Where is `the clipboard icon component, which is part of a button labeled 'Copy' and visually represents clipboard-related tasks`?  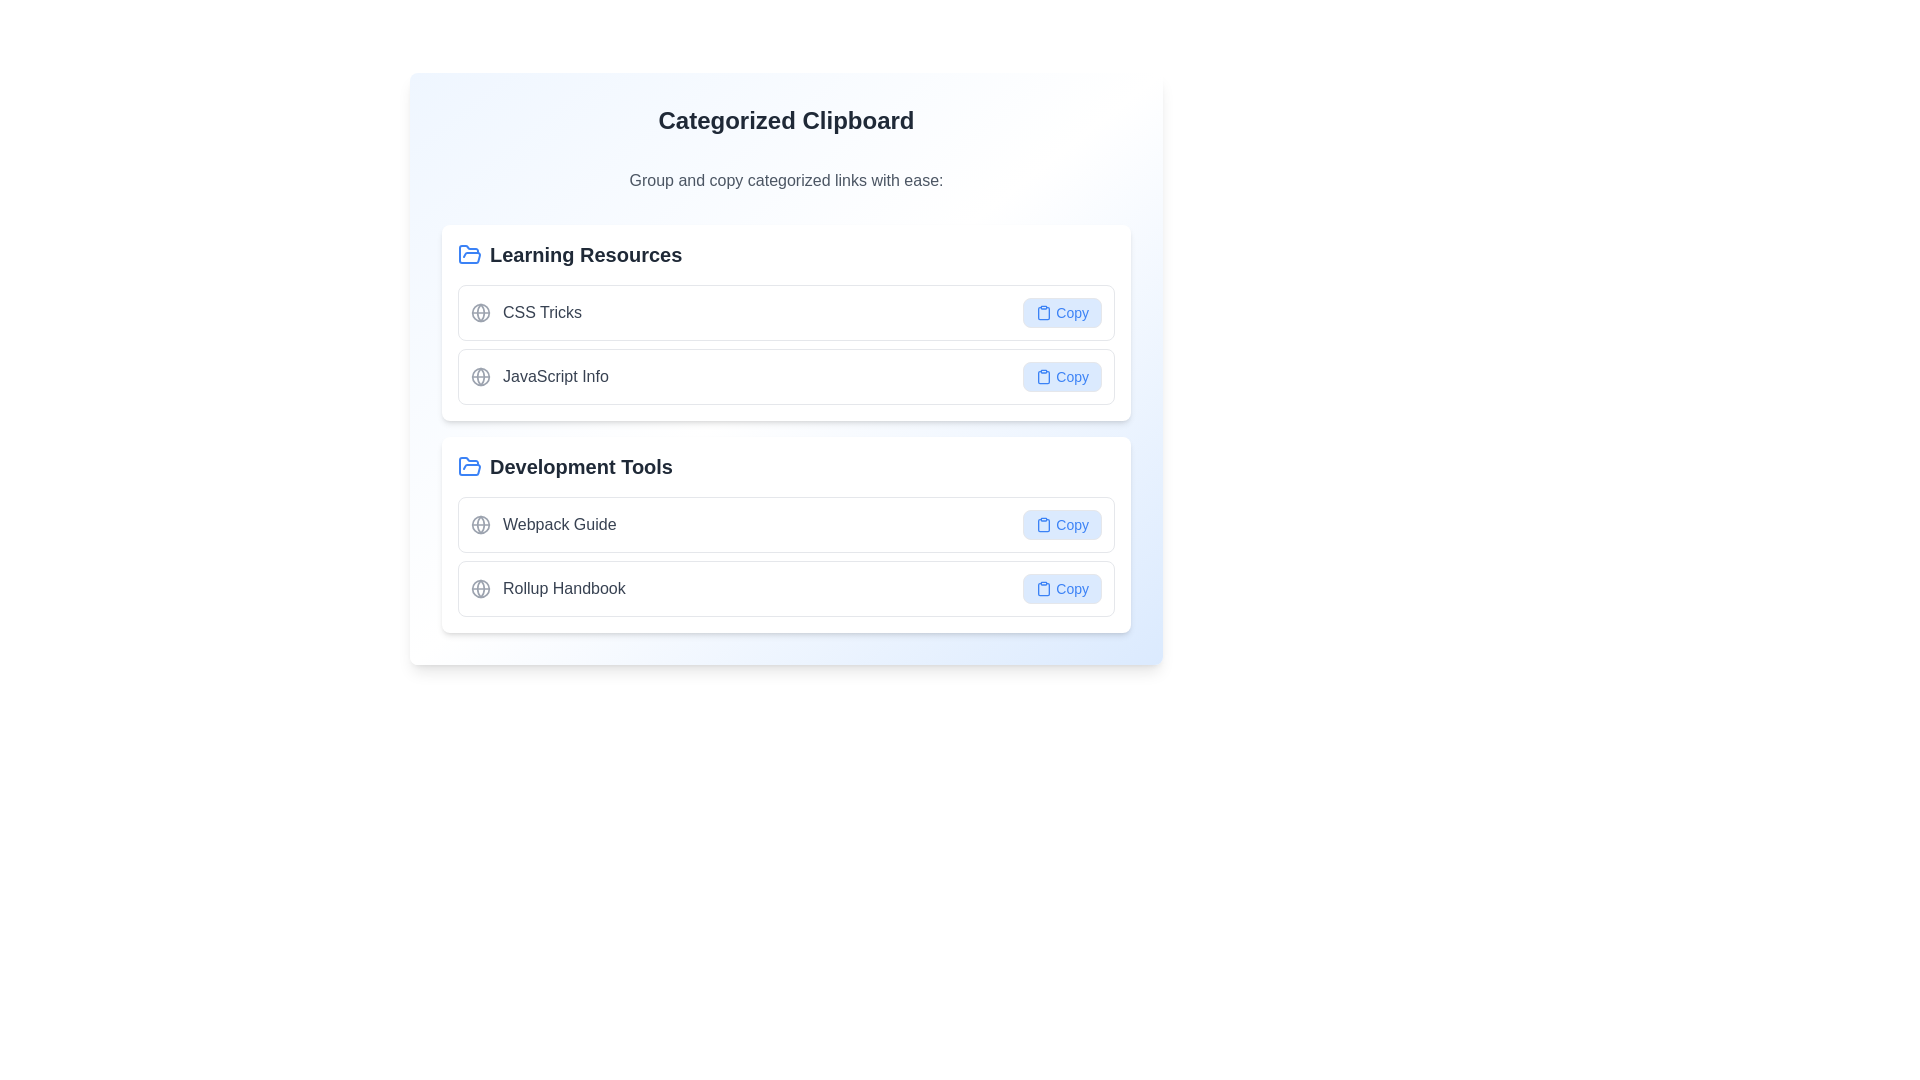 the clipboard icon component, which is part of a button labeled 'Copy' and visually represents clipboard-related tasks is located at coordinates (1043, 588).